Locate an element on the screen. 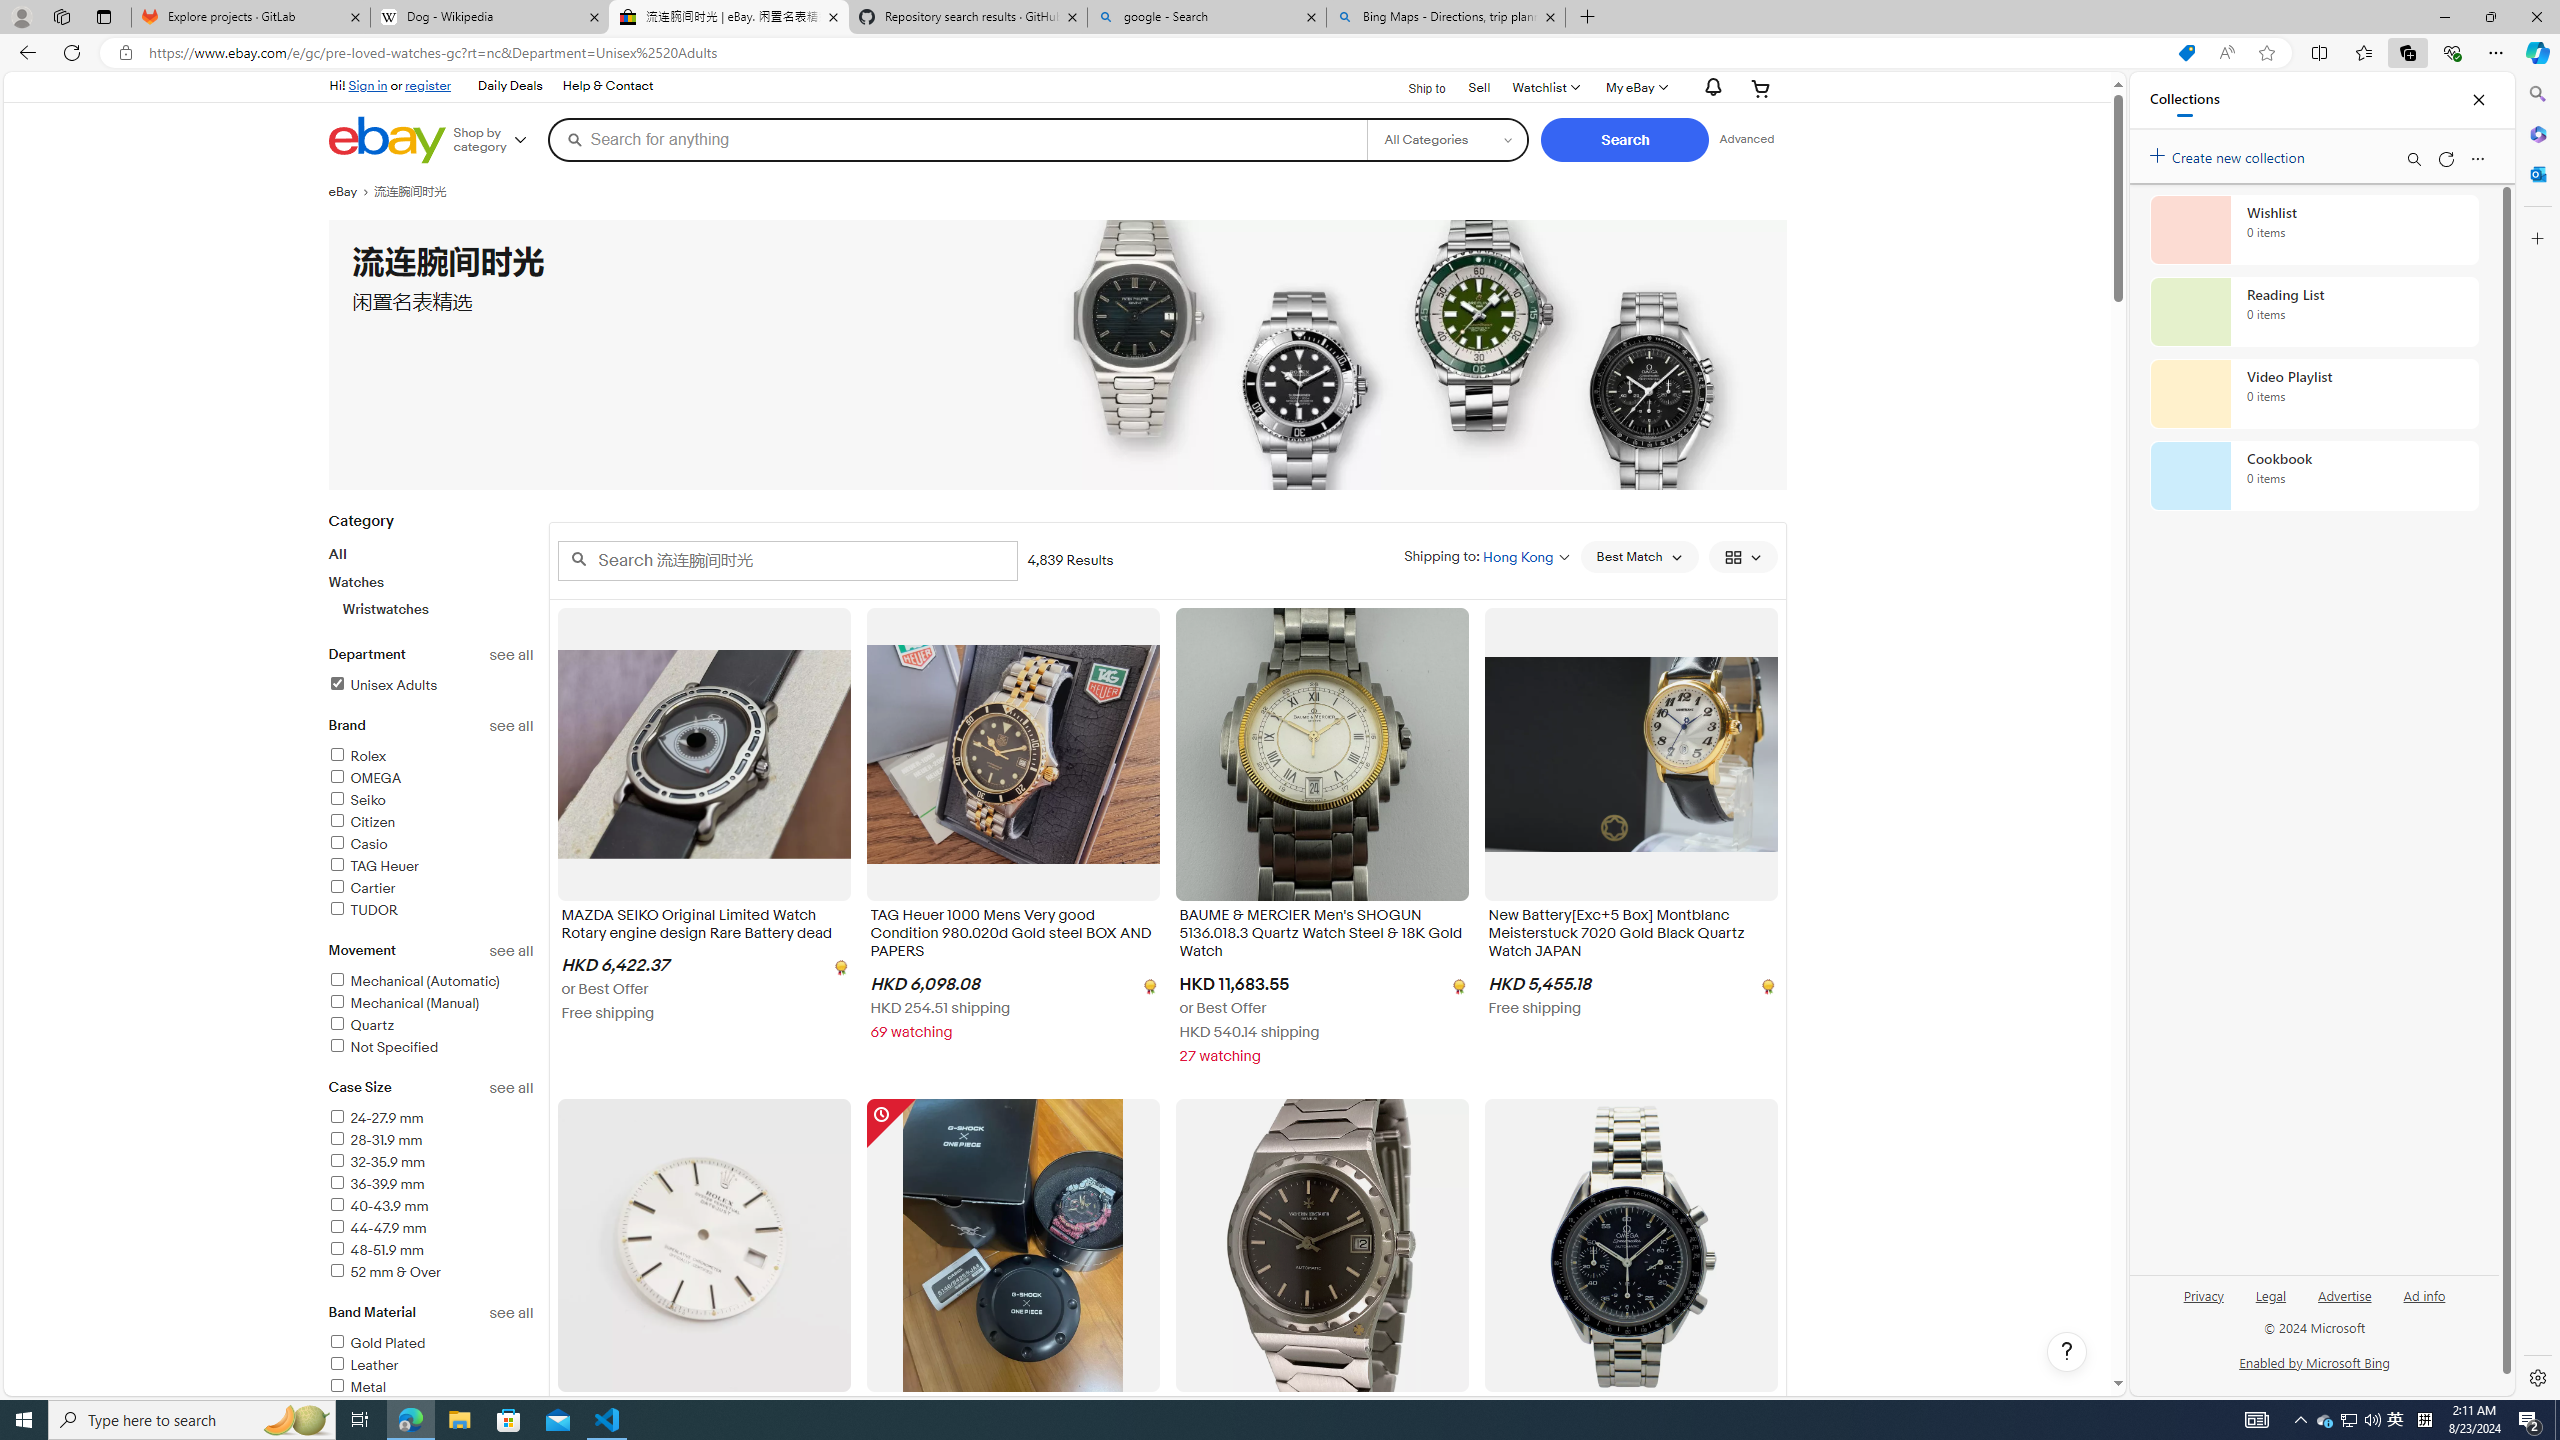  'Gold Plated' is located at coordinates (431, 1344).